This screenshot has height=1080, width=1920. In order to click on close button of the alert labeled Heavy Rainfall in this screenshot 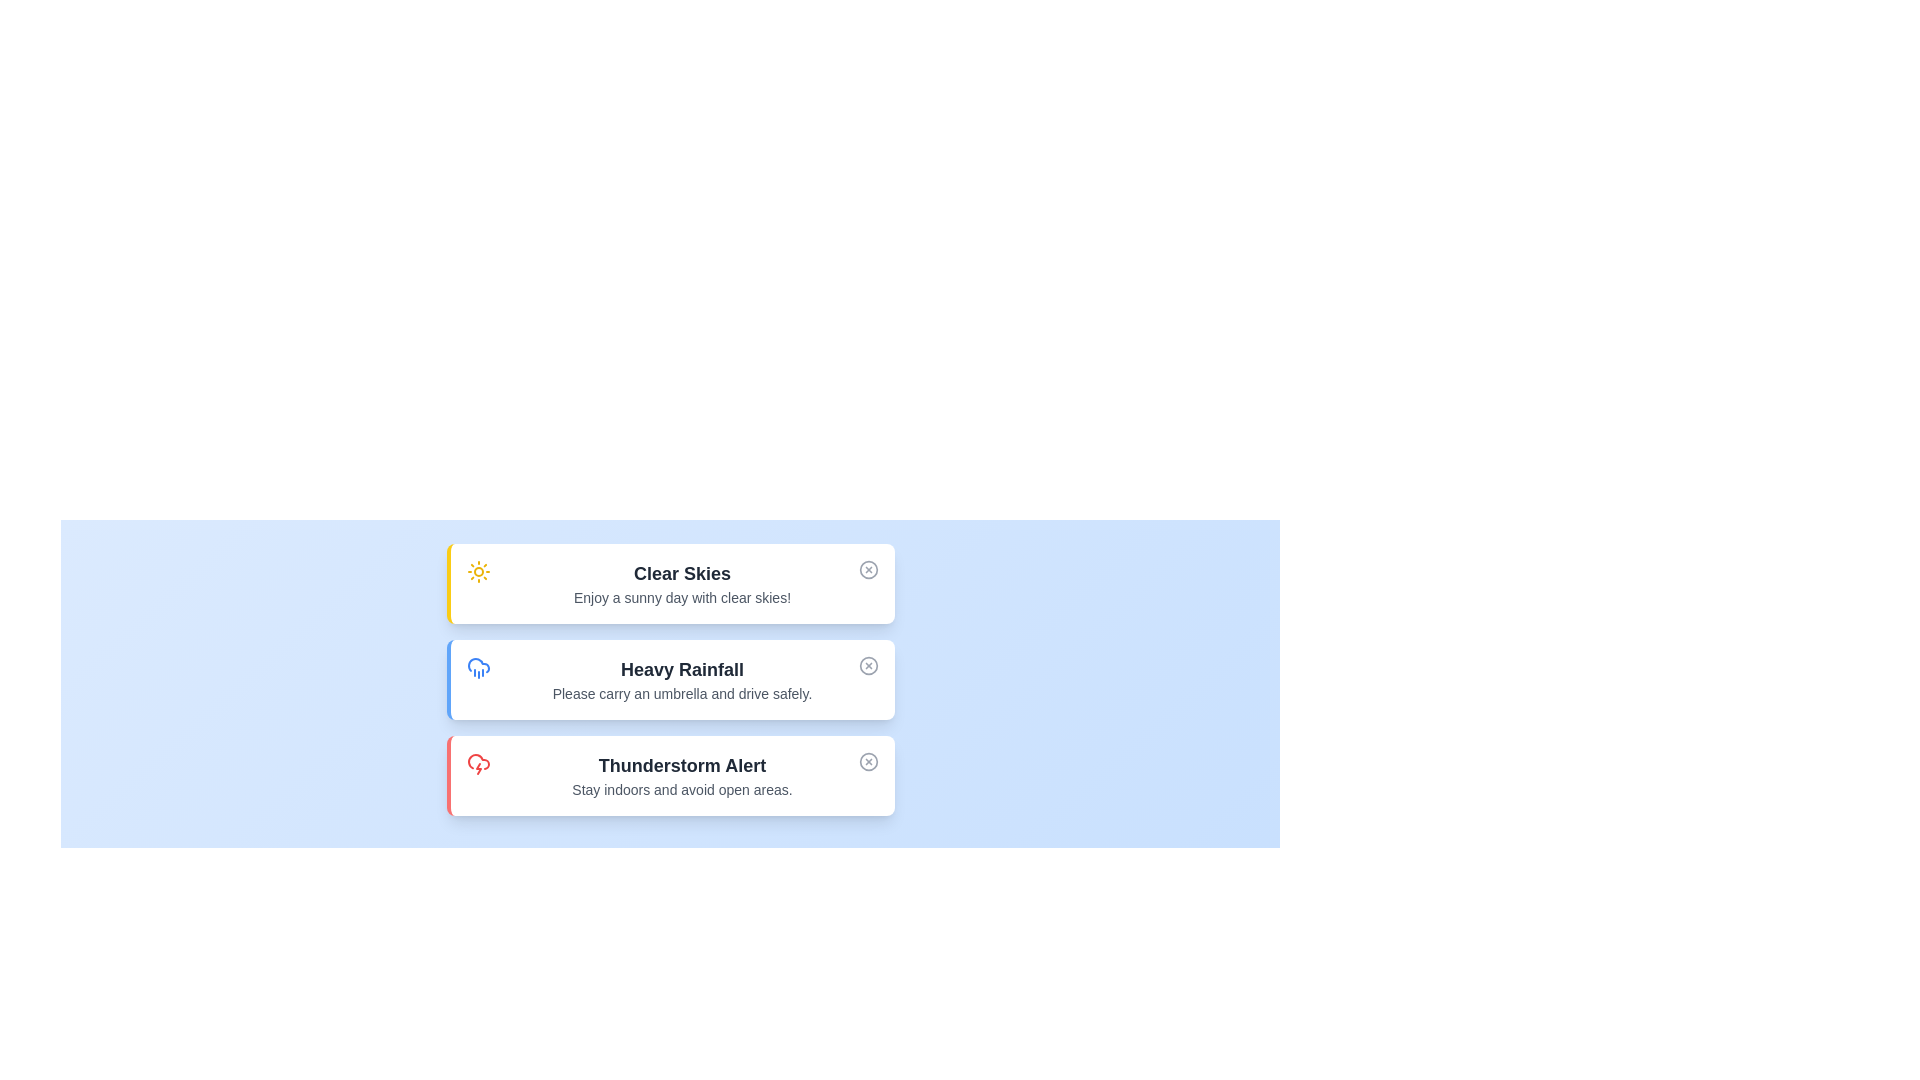, I will do `click(868, 666)`.